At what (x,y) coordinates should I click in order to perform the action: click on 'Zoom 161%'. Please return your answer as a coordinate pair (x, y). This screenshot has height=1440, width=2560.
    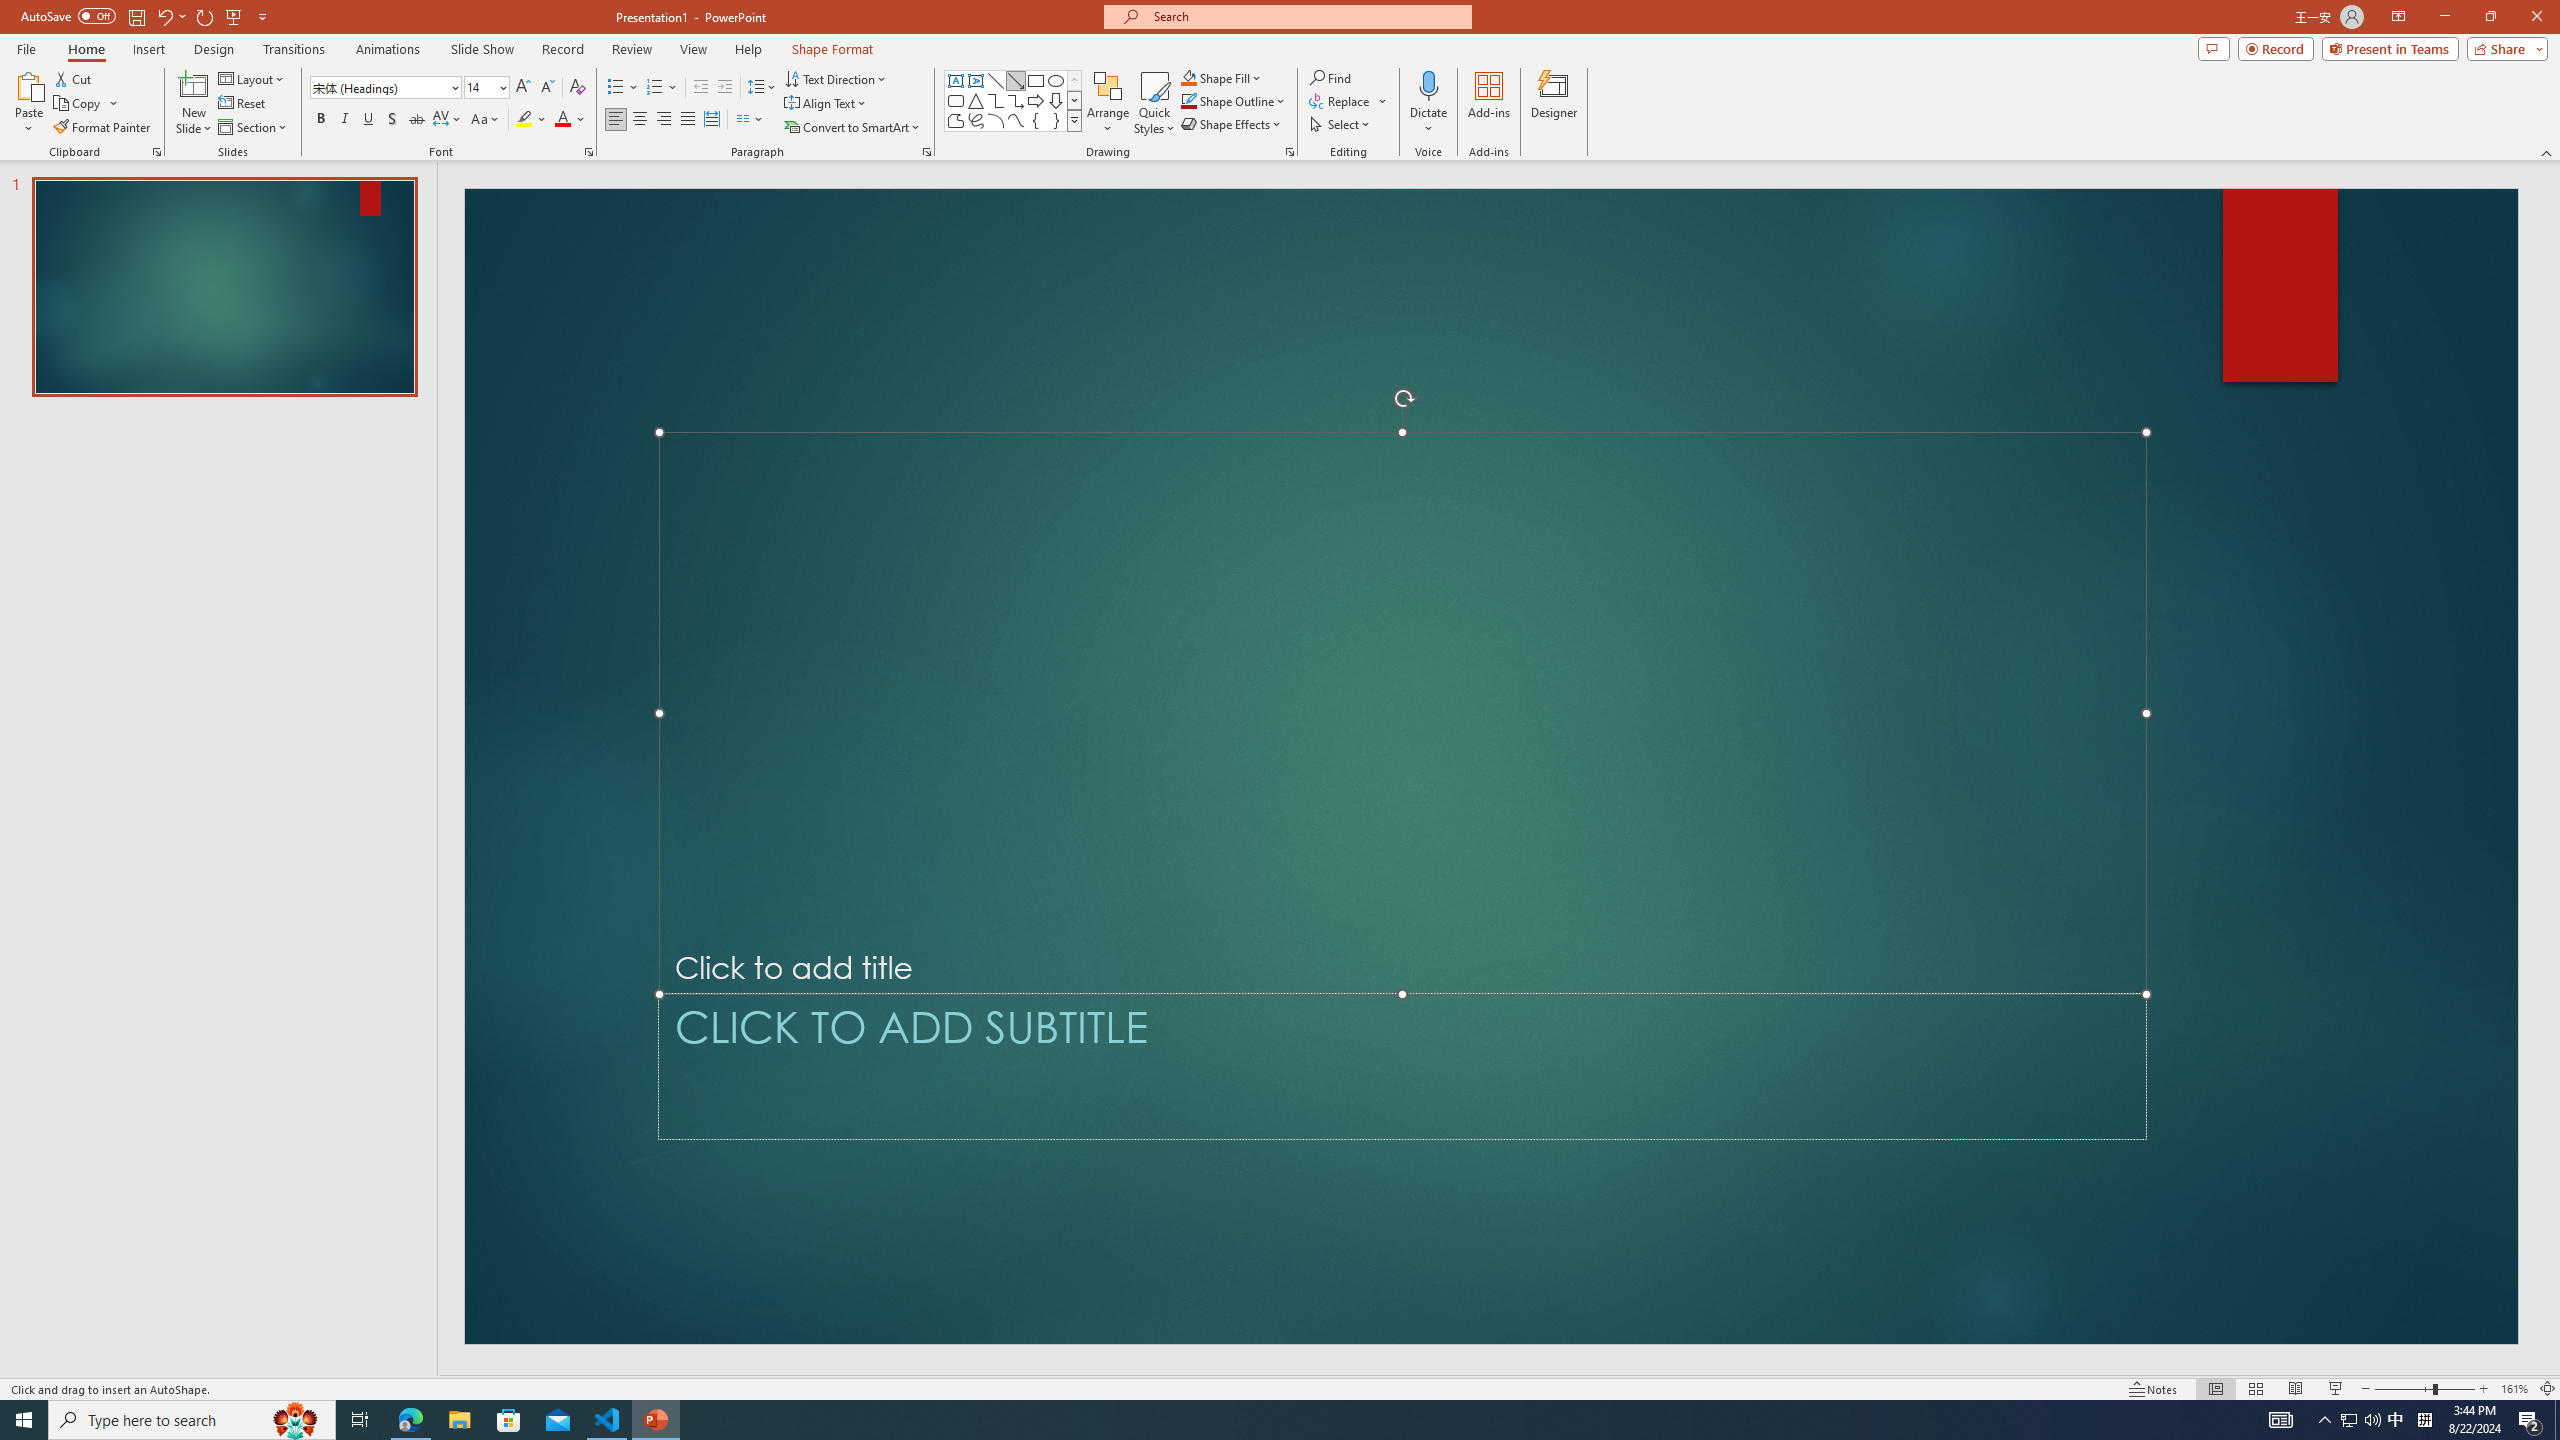
    Looking at the image, I should click on (2515, 1389).